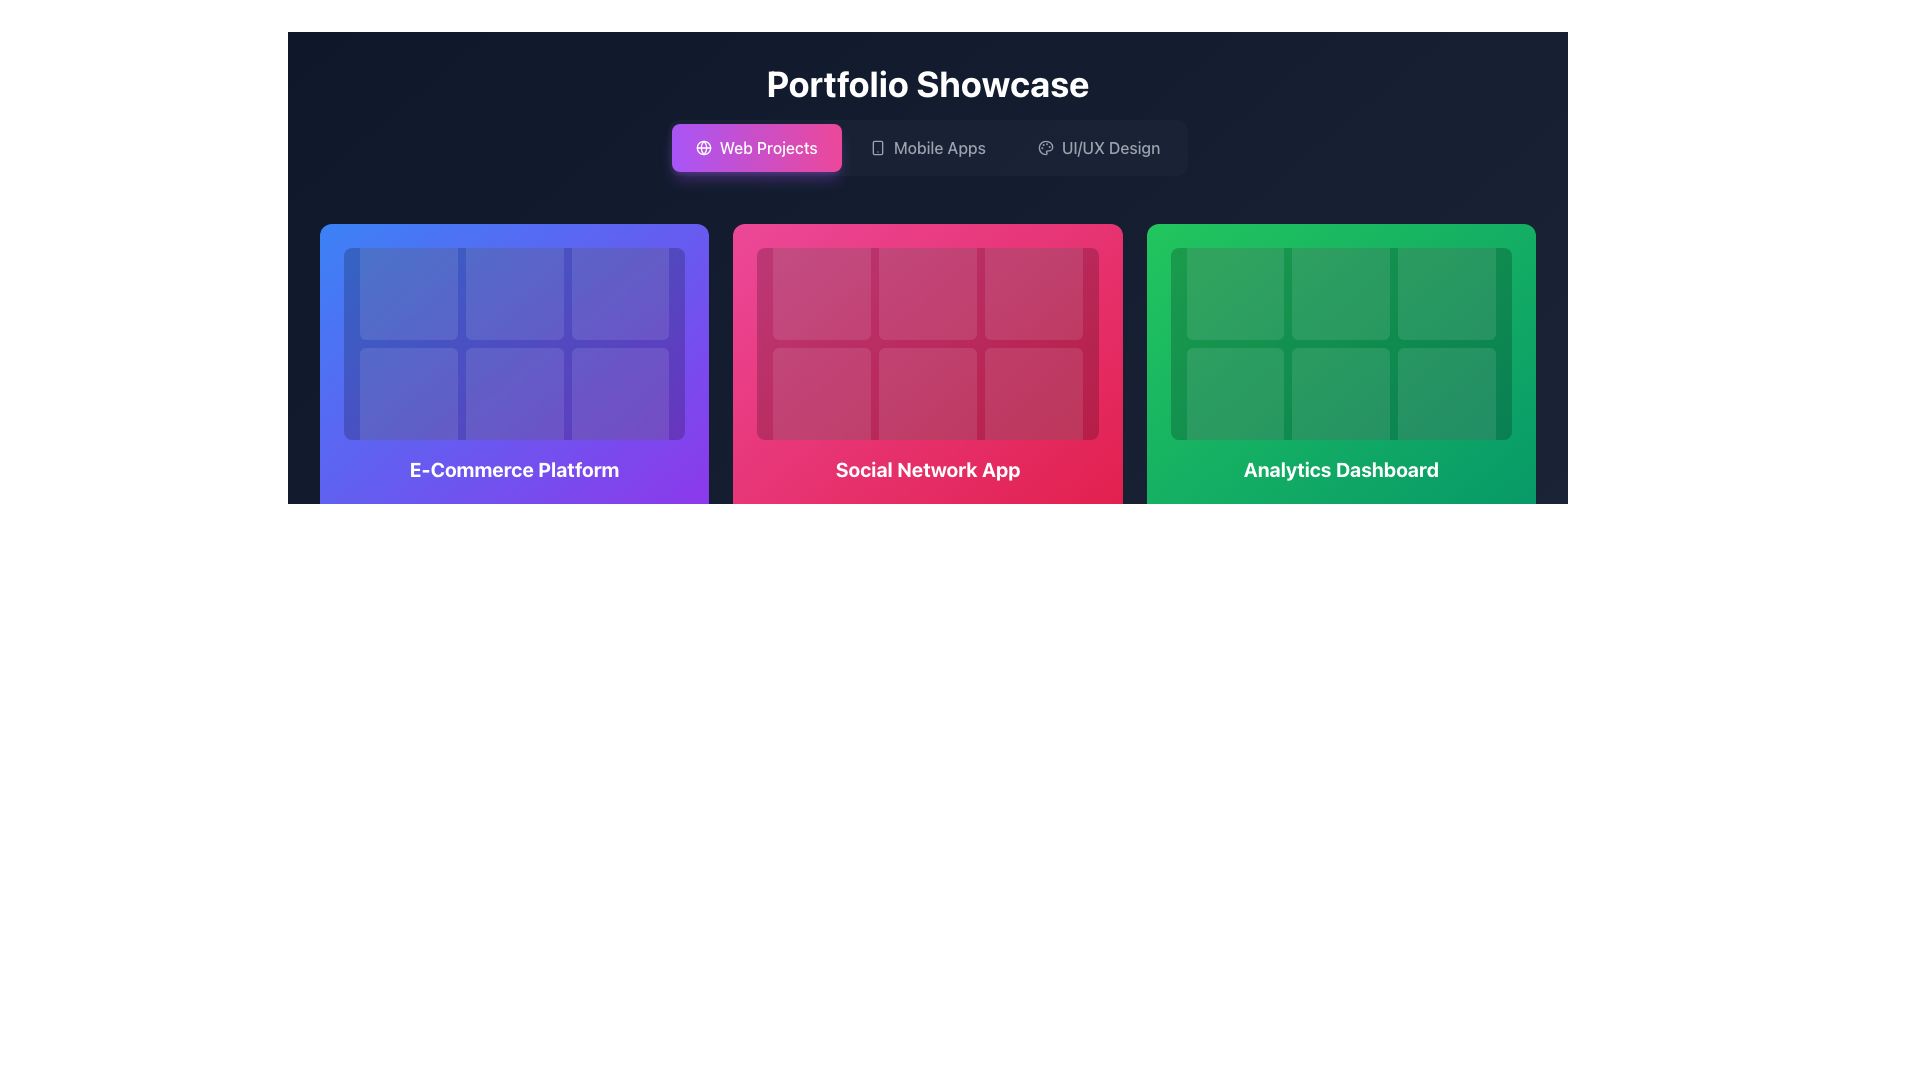 The image size is (1920, 1080). What do you see at coordinates (1061, 511) in the screenshot?
I see `minimalistic placeholder or indicator located below the 'Social Network App' card in the bottom-right corner of the layout` at bounding box center [1061, 511].